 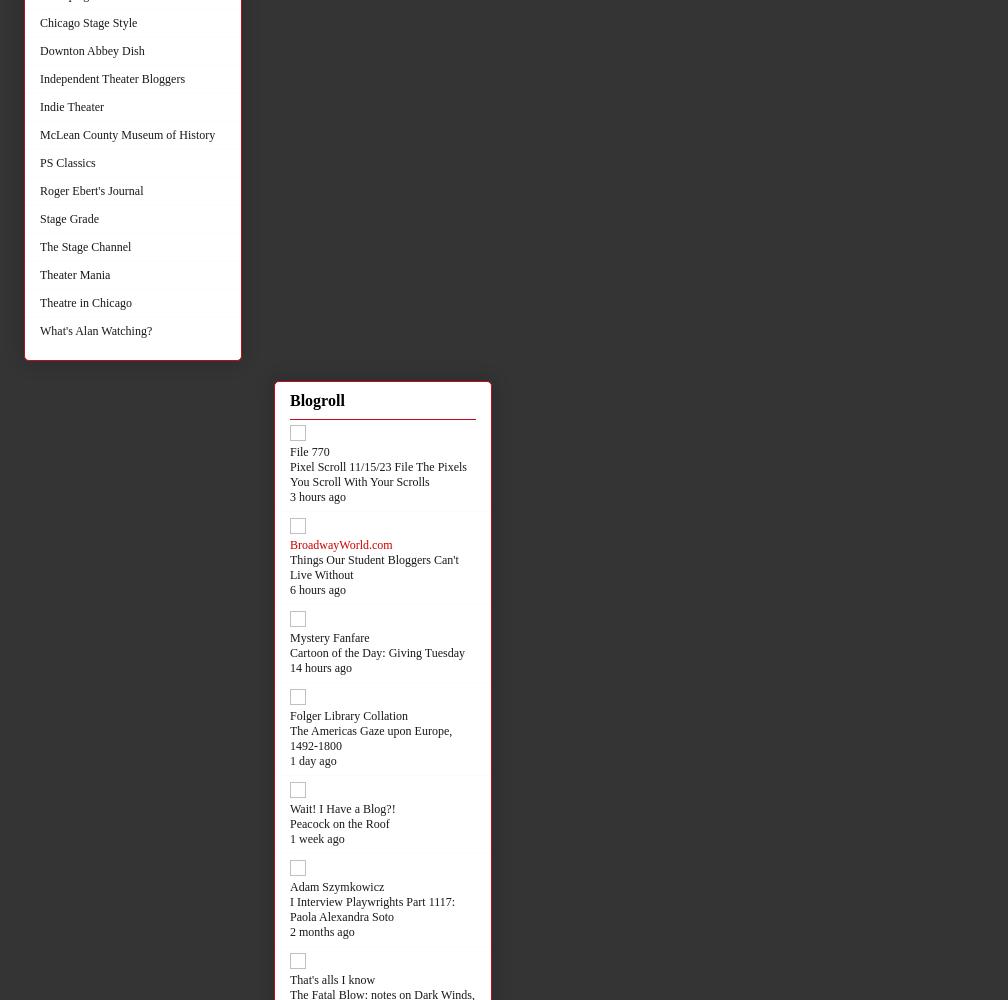 I want to click on 'Mystery Fanfare', so click(x=329, y=637).